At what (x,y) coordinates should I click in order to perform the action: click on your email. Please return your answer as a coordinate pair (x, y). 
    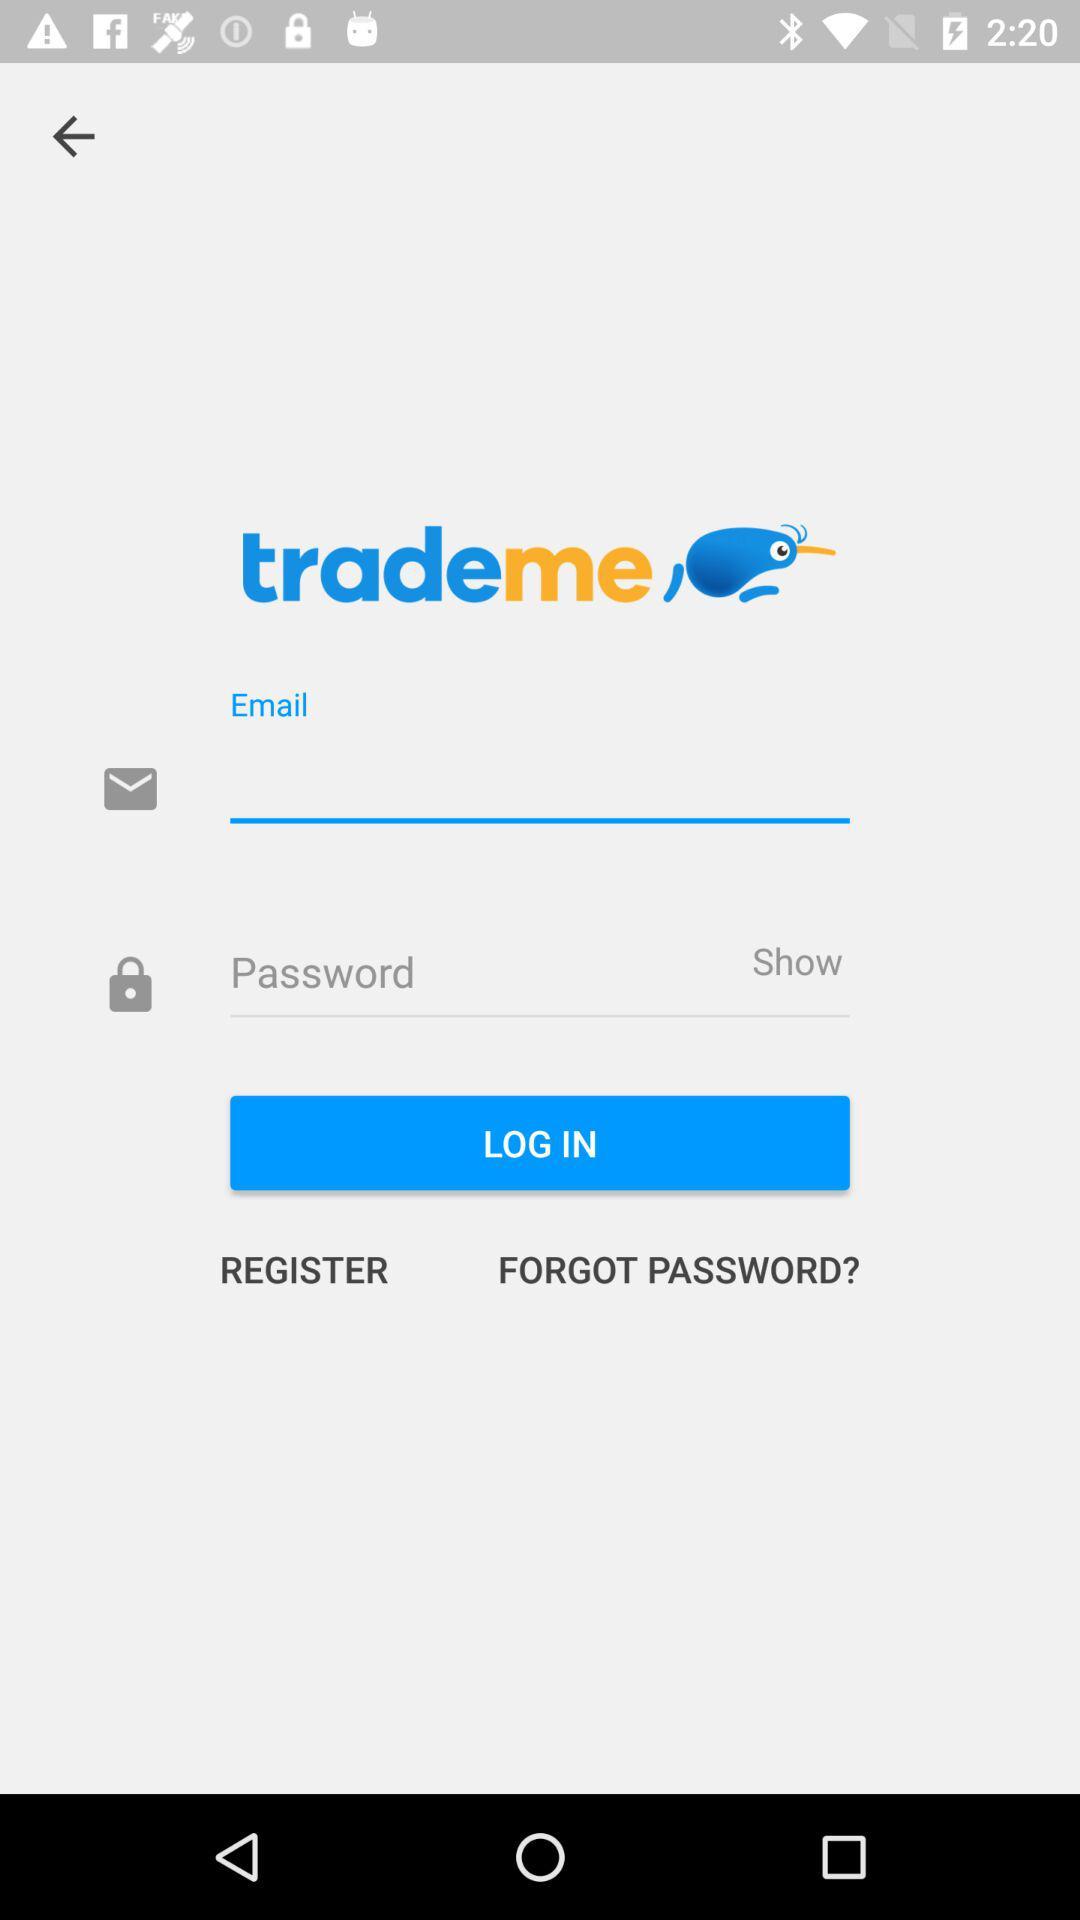
    Looking at the image, I should click on (540, 777).